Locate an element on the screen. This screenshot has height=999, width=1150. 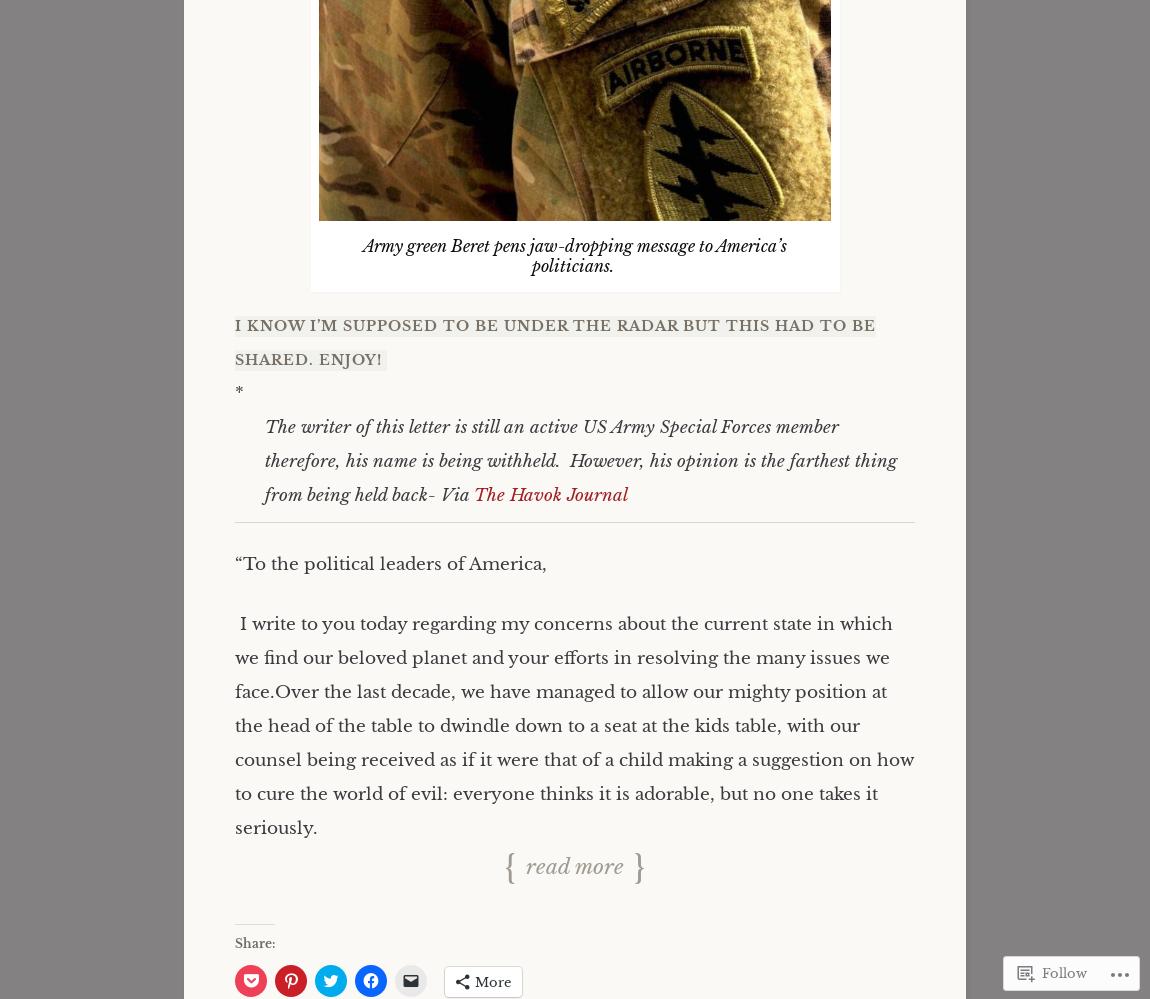
'The Havok Journal' is located at coordinates (550, 495).